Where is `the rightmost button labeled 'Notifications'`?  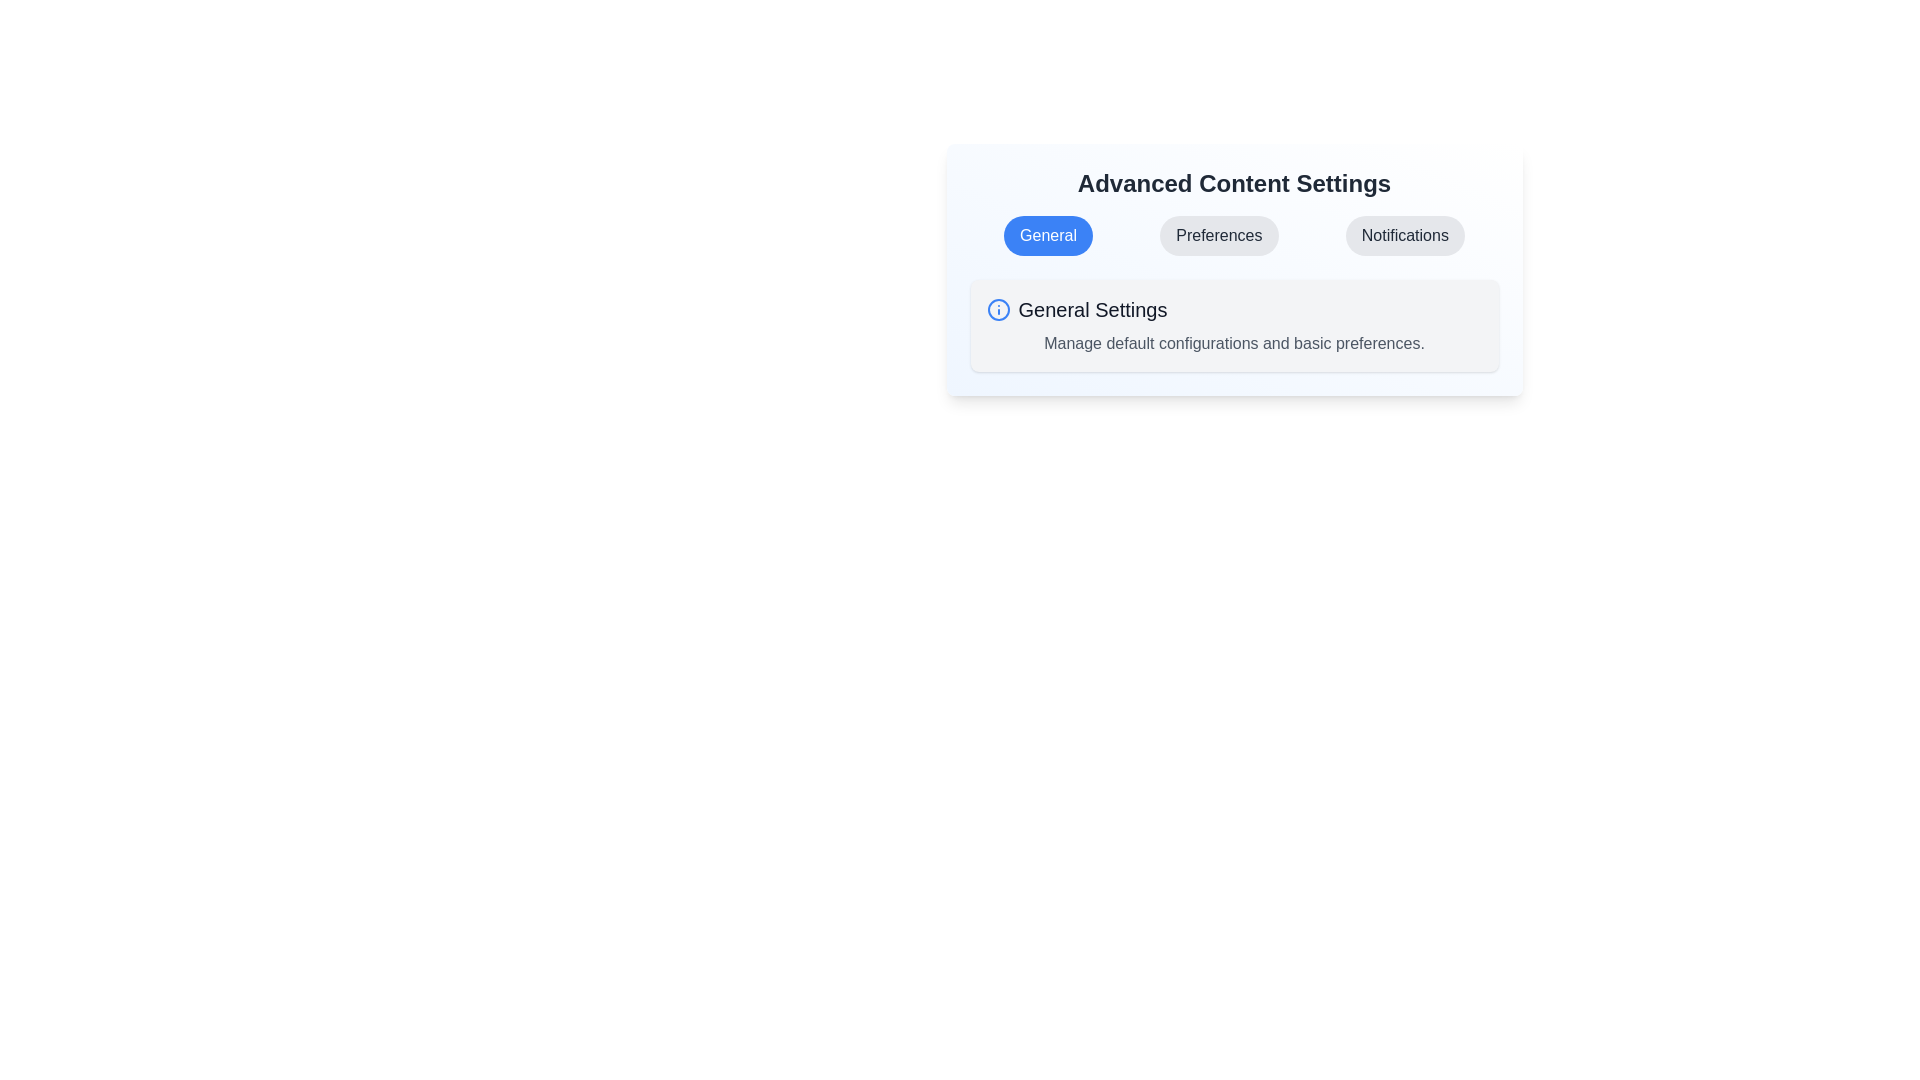
the rightmost button labeled 'Notifications' is located at coordinates (1404, 234).